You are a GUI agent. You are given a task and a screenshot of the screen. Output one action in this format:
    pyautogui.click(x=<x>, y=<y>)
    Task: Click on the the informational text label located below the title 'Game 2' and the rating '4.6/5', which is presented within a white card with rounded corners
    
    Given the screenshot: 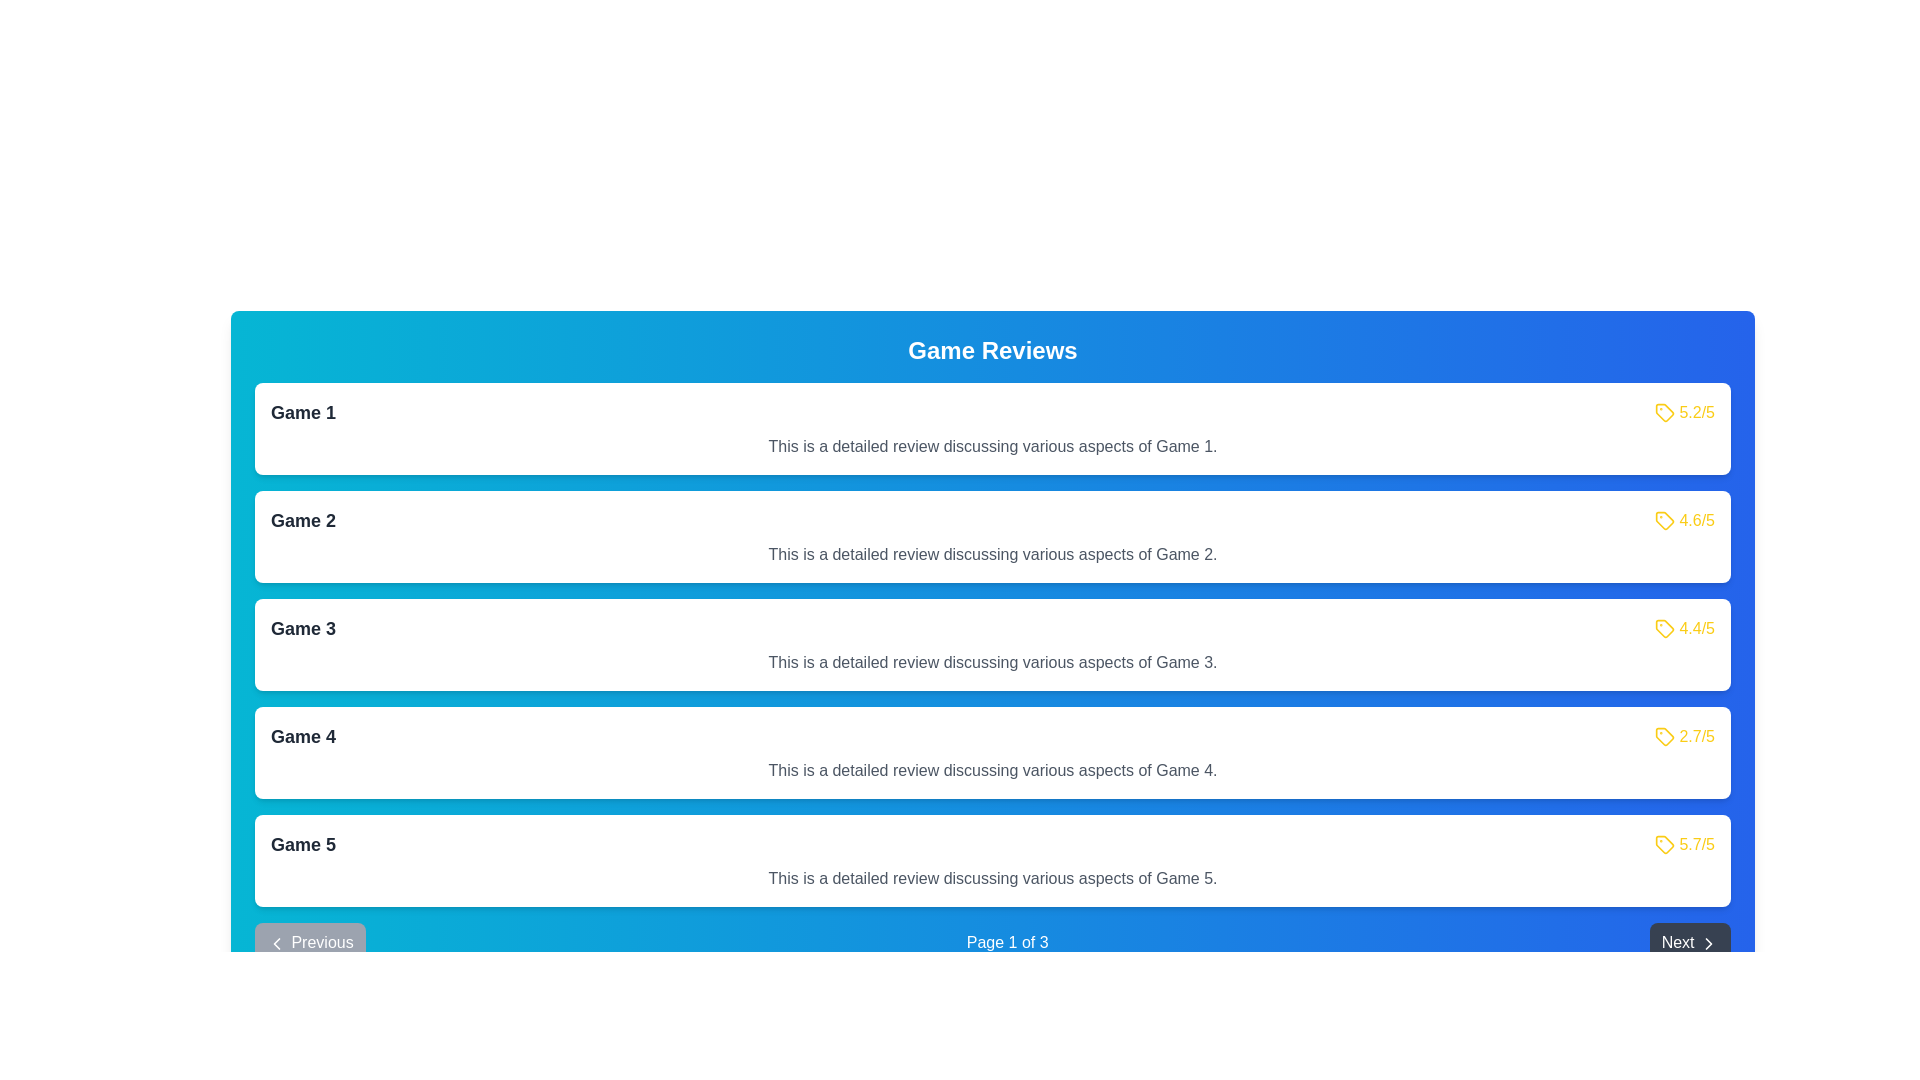 What is the action you would take?
    pyautogui.click(x=993, y=555)
    